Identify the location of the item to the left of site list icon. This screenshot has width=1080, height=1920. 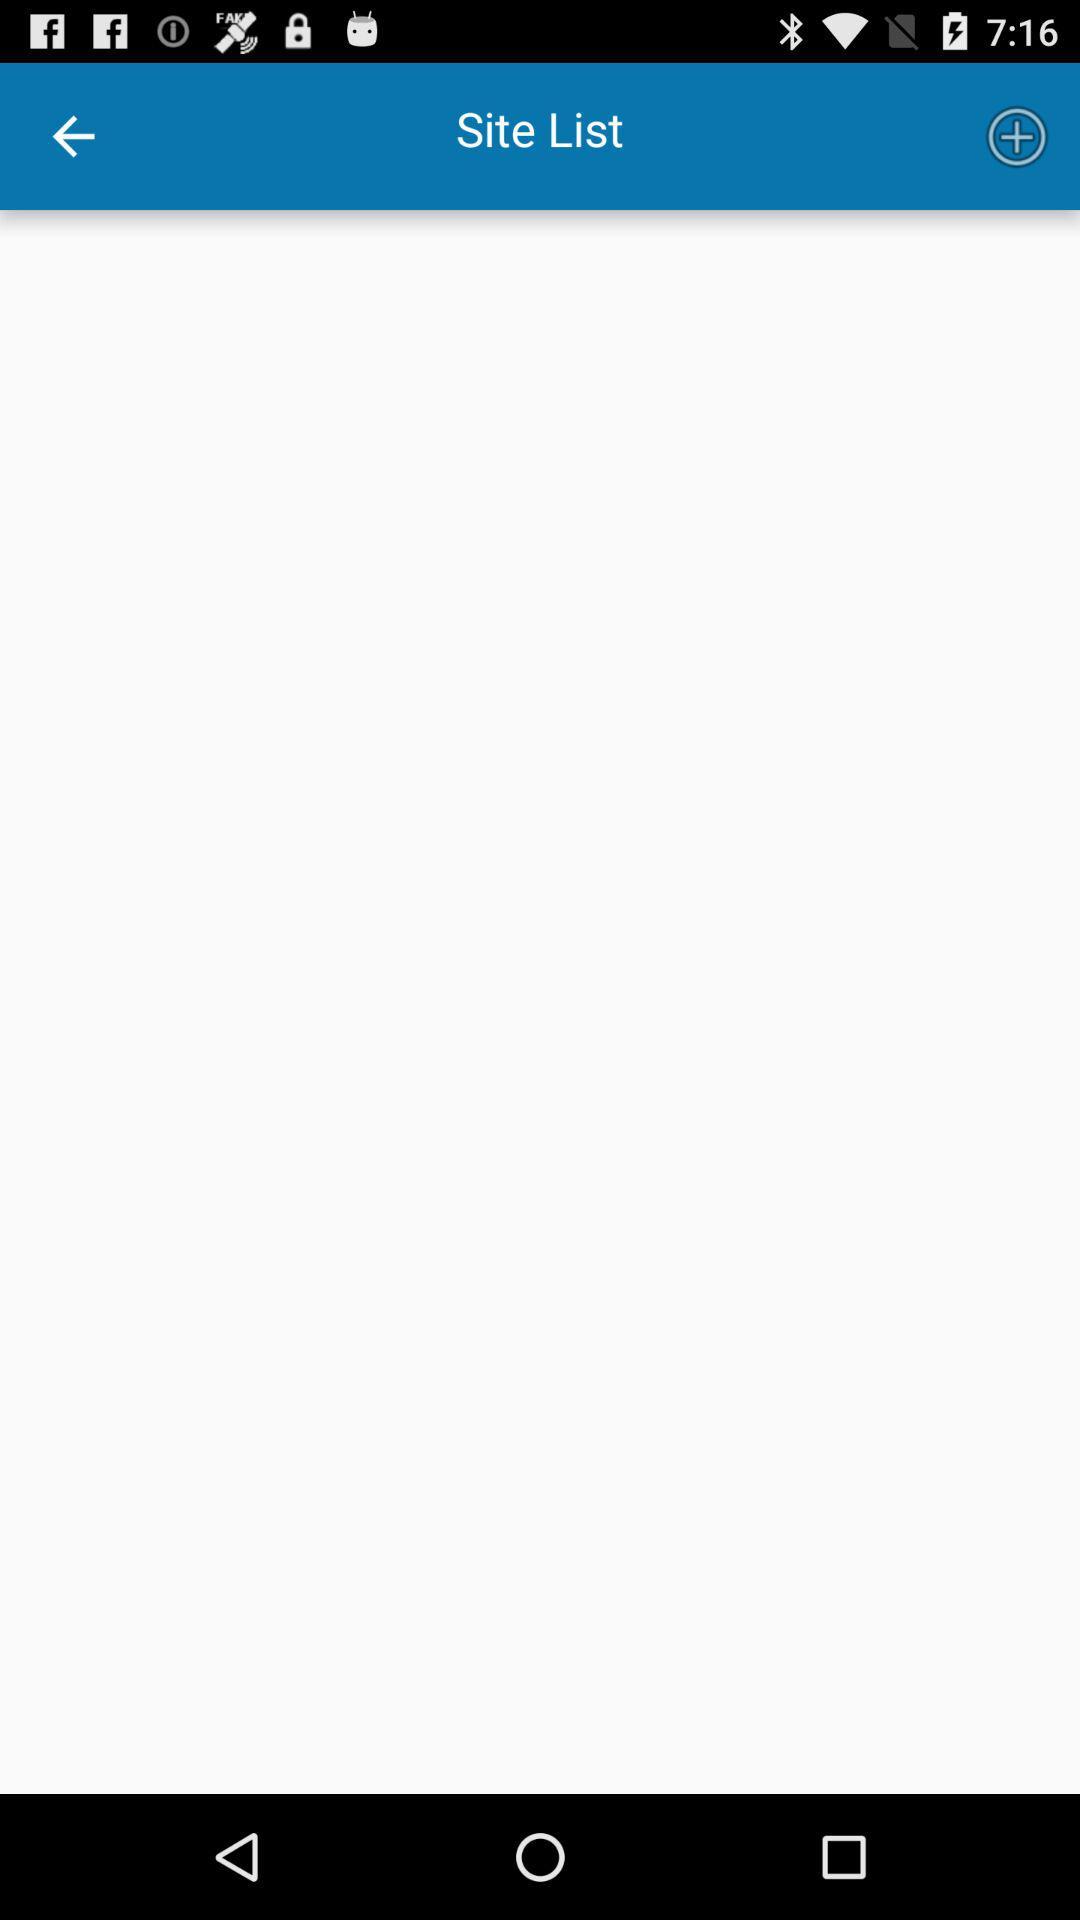
(72, 135).